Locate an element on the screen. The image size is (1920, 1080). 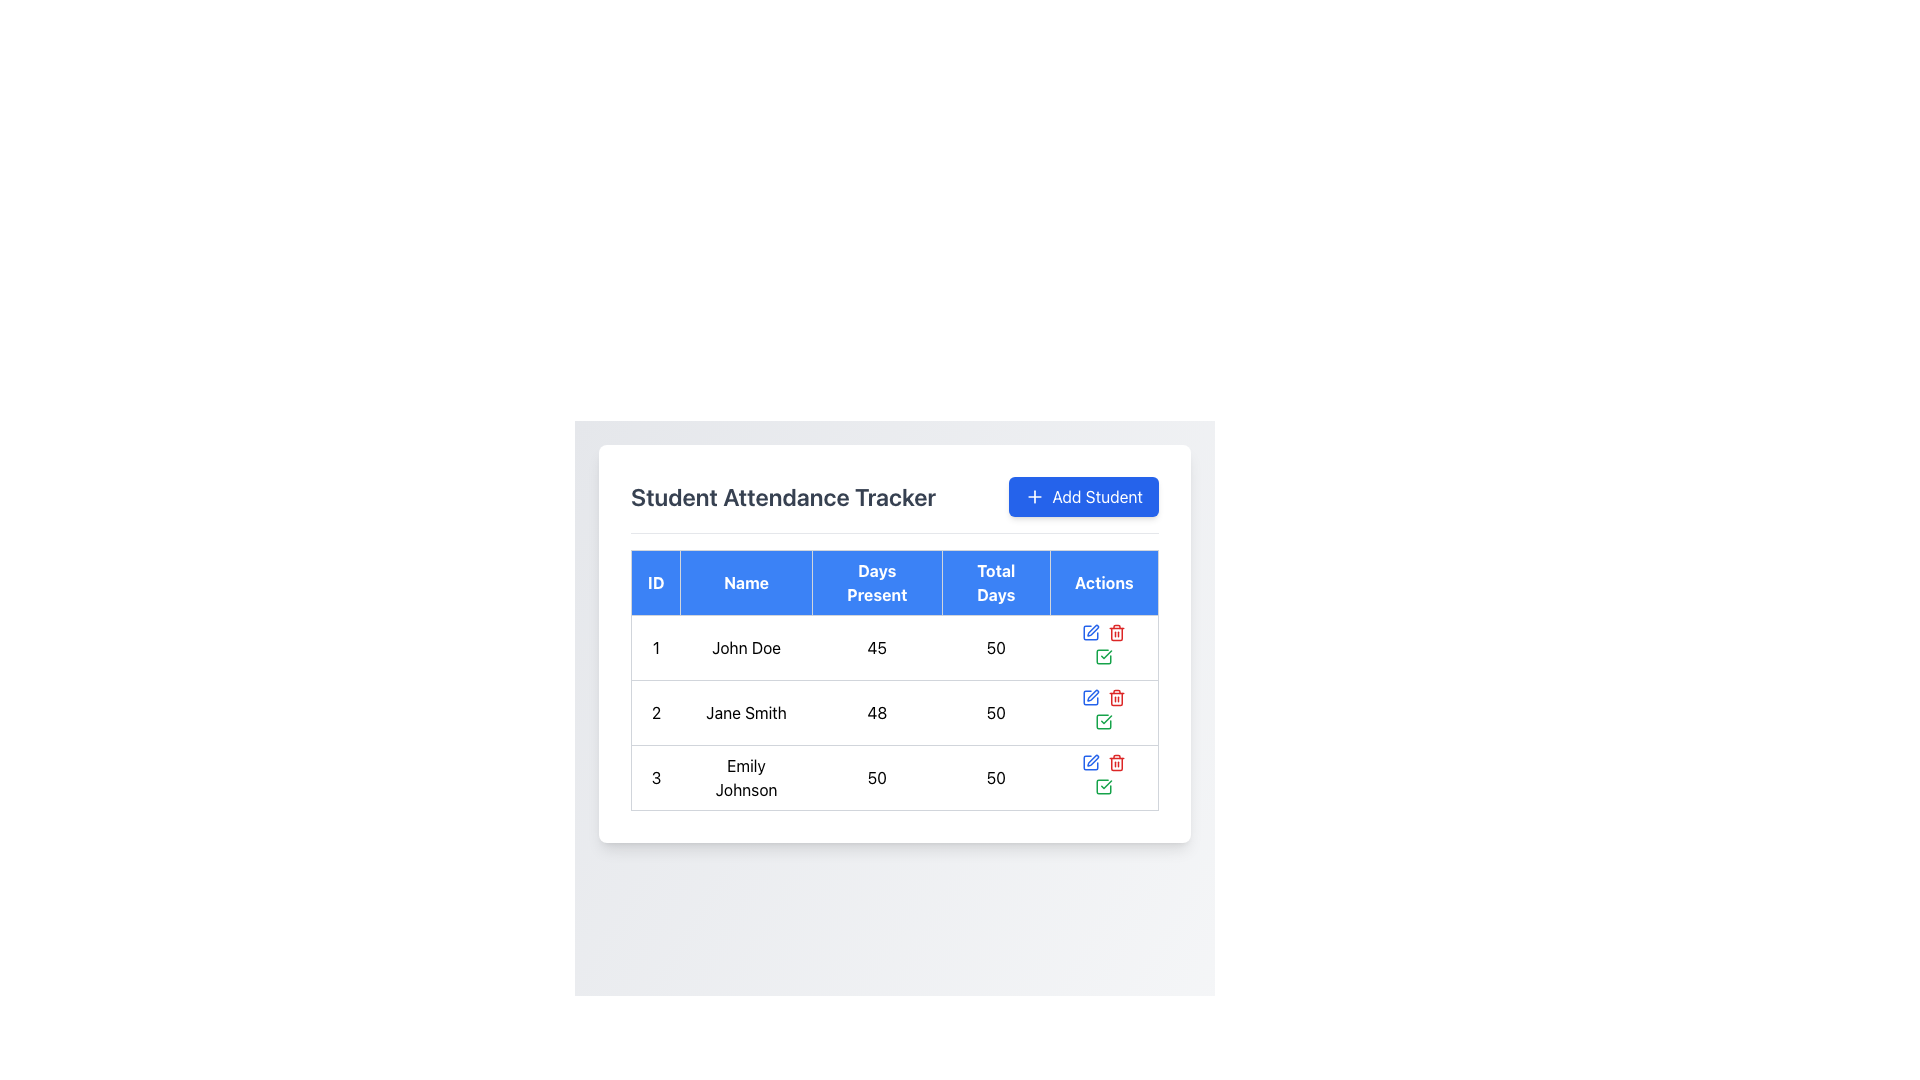
the small plus sign icon located inside the blue 'Add Student' button, which is labeled with white text is located at coordinates (1034, 496).